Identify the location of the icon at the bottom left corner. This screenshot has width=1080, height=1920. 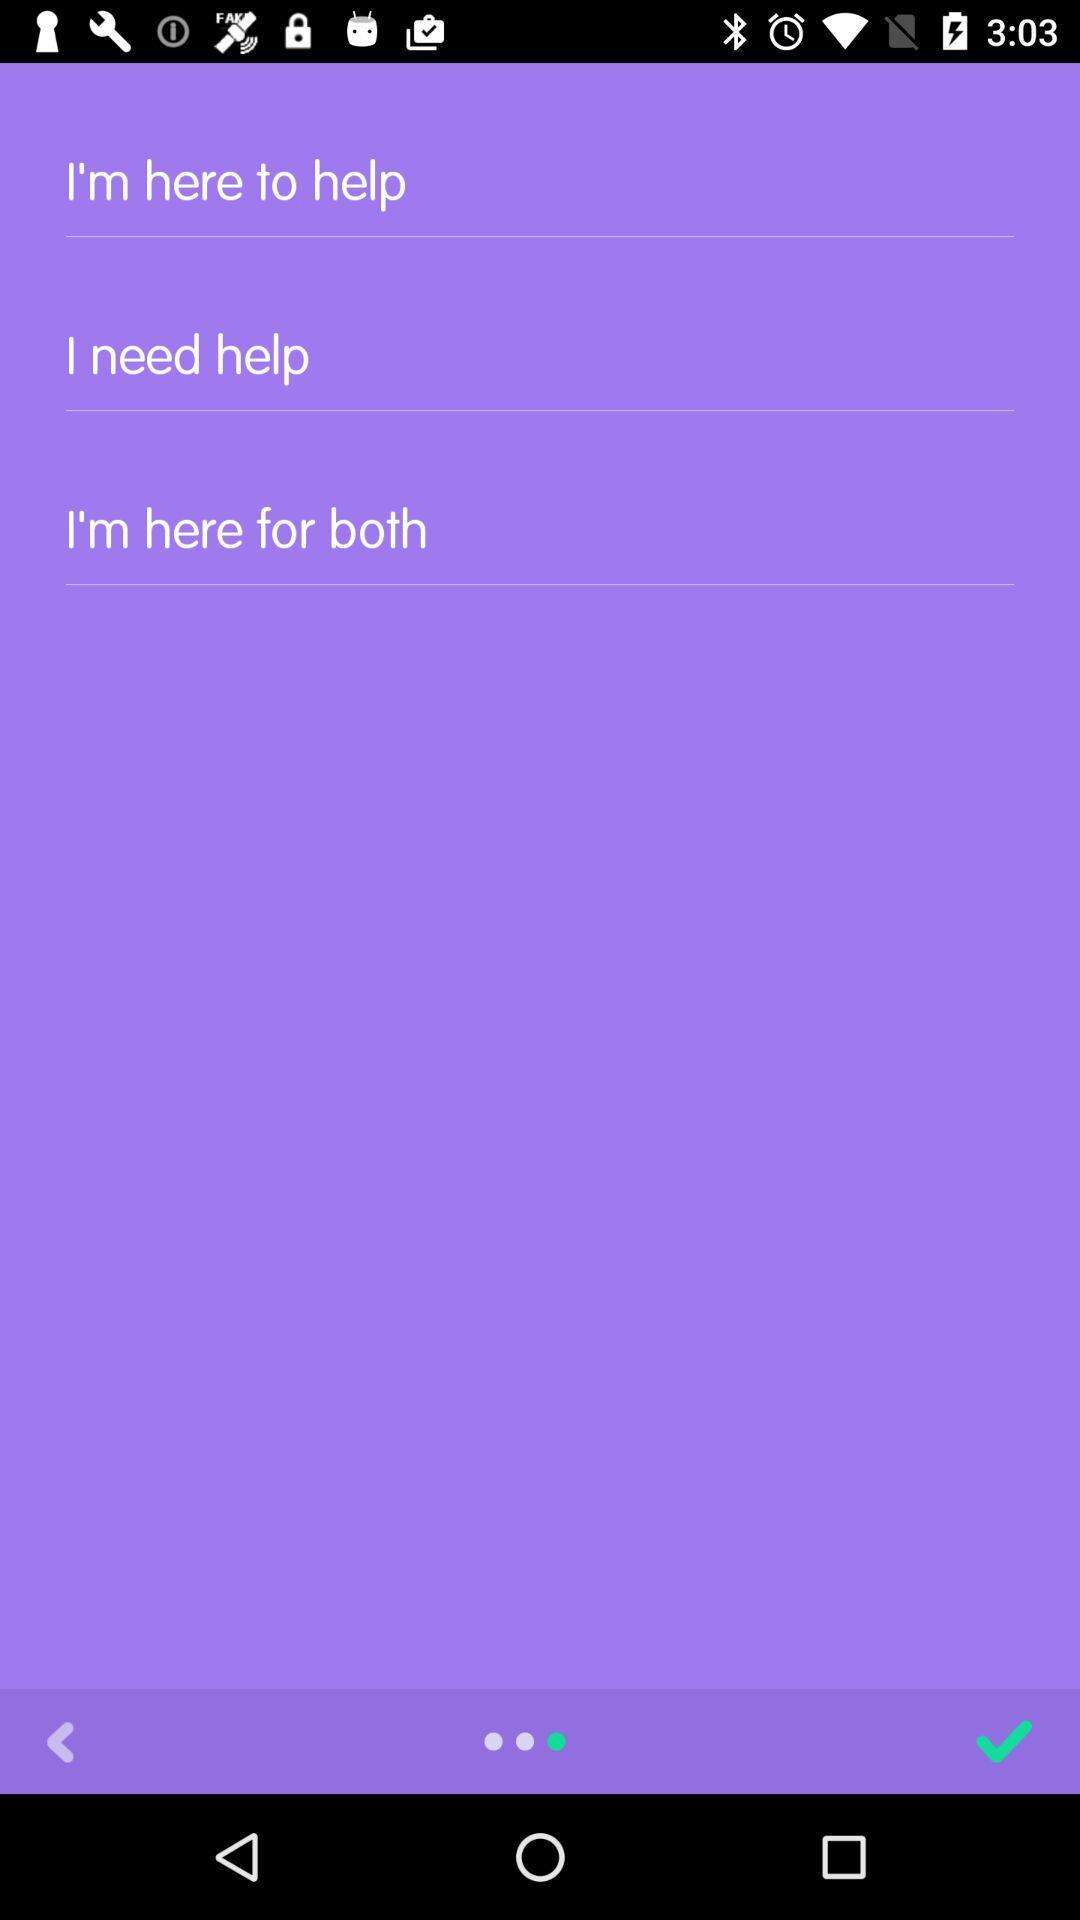
(59, 1740).